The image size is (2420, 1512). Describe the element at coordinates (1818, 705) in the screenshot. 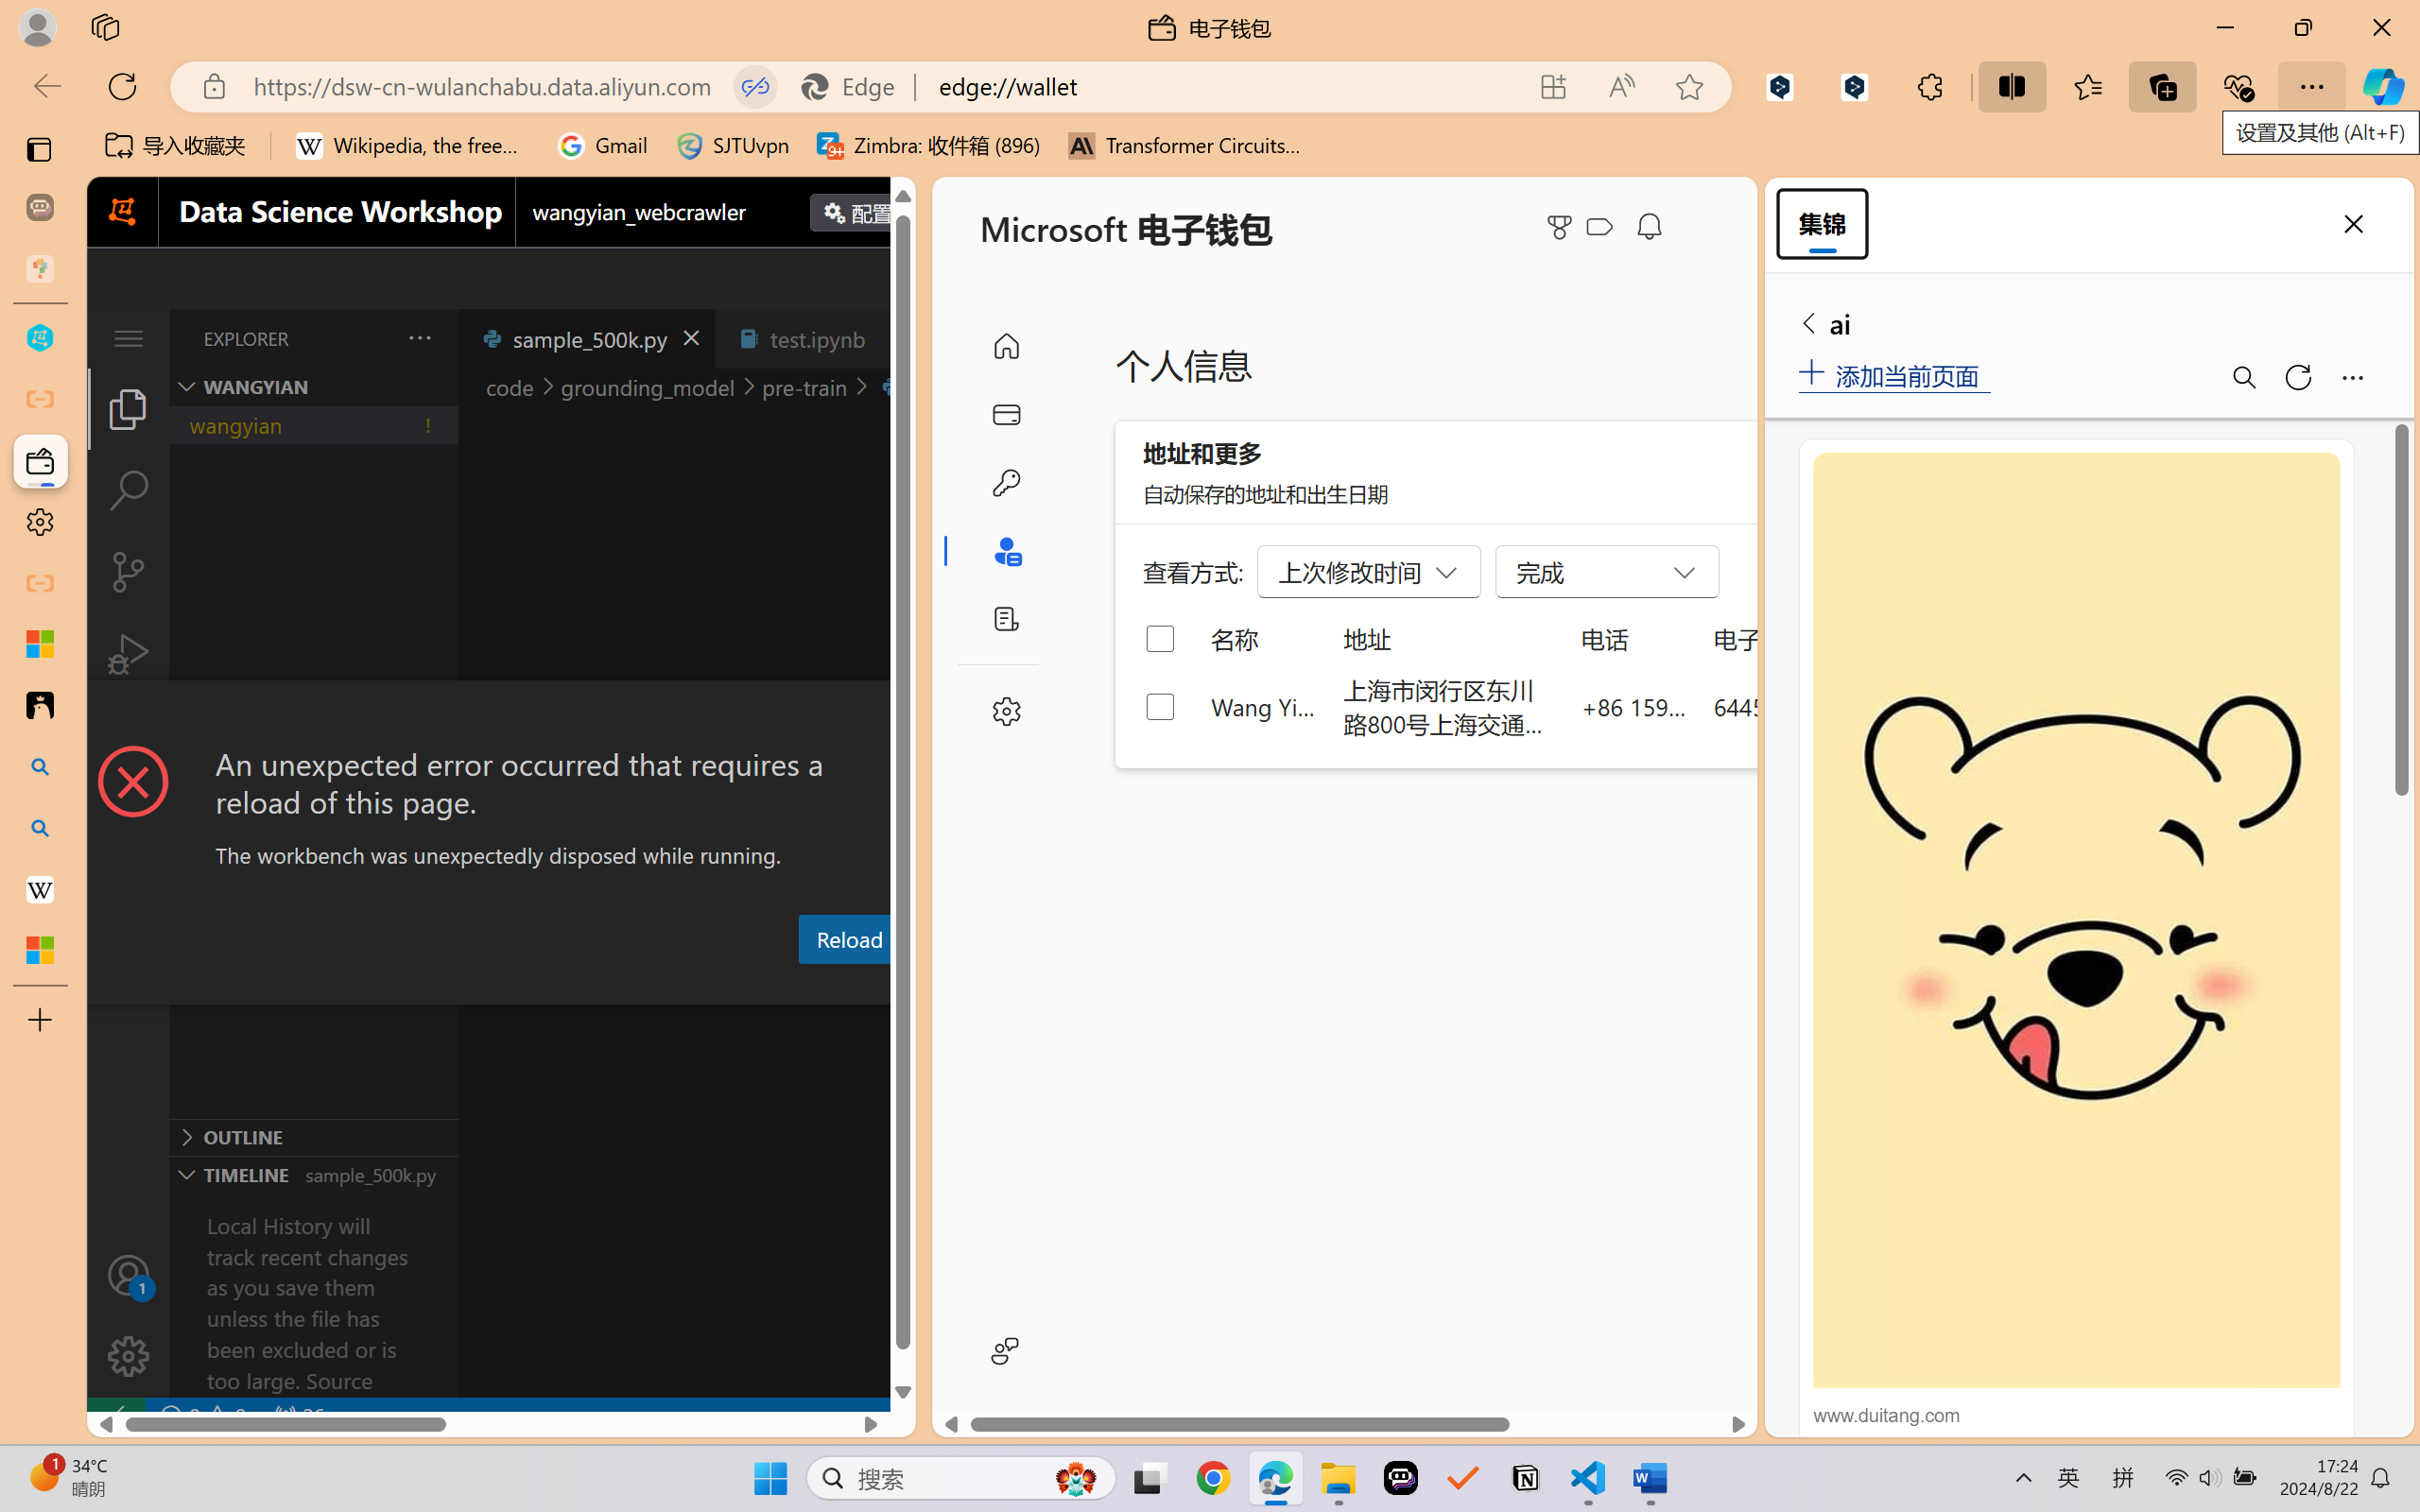

I see `'644553698@qq.com'` at that location.